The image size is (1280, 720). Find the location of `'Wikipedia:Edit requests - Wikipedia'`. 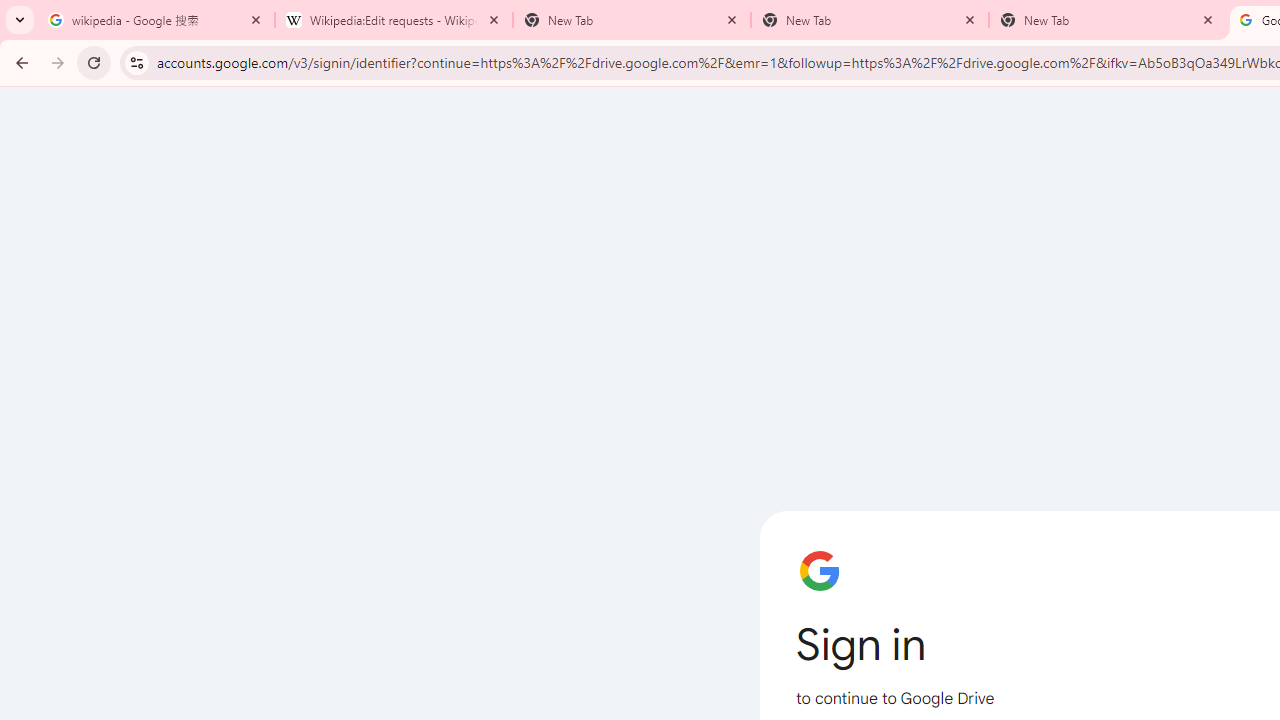

'Wikipedia:Edit requests - Wikipedia' is located at coordinates (394, 20).